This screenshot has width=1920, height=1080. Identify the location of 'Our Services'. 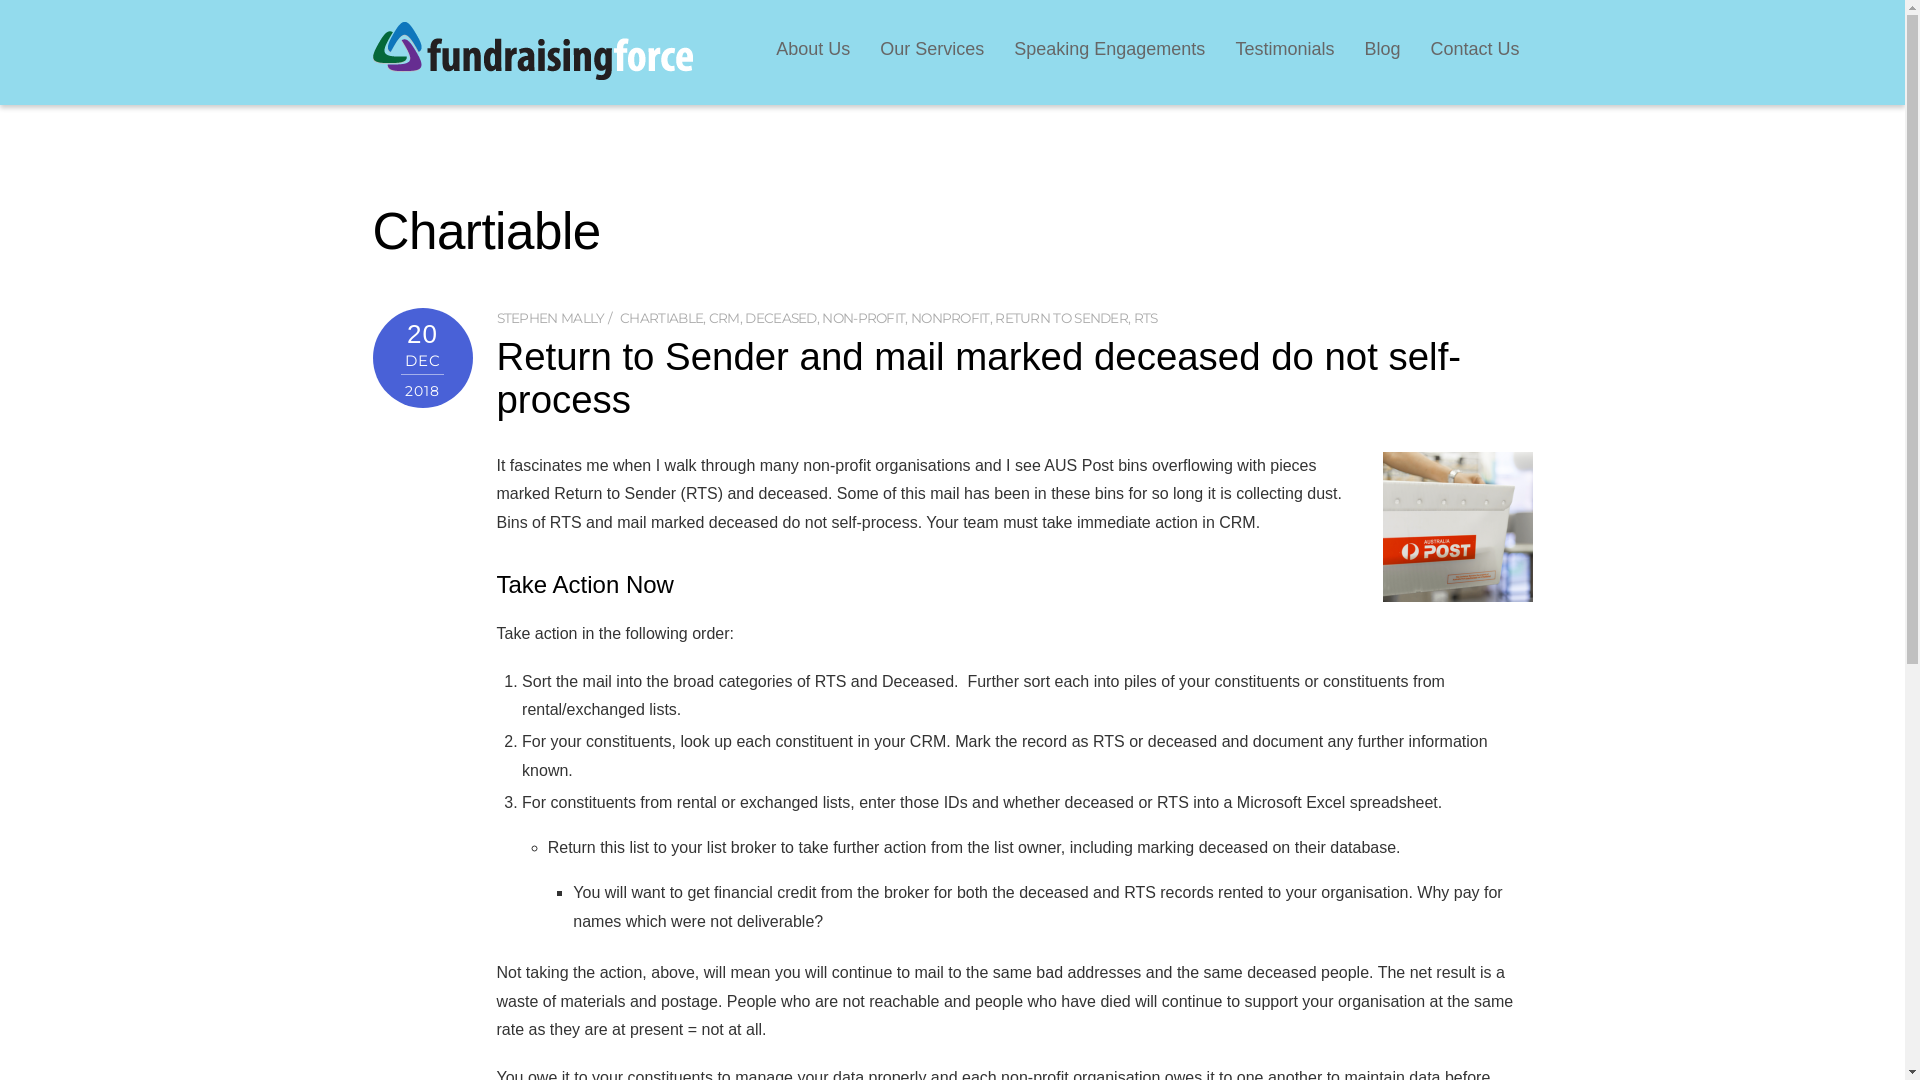
(869, 45).